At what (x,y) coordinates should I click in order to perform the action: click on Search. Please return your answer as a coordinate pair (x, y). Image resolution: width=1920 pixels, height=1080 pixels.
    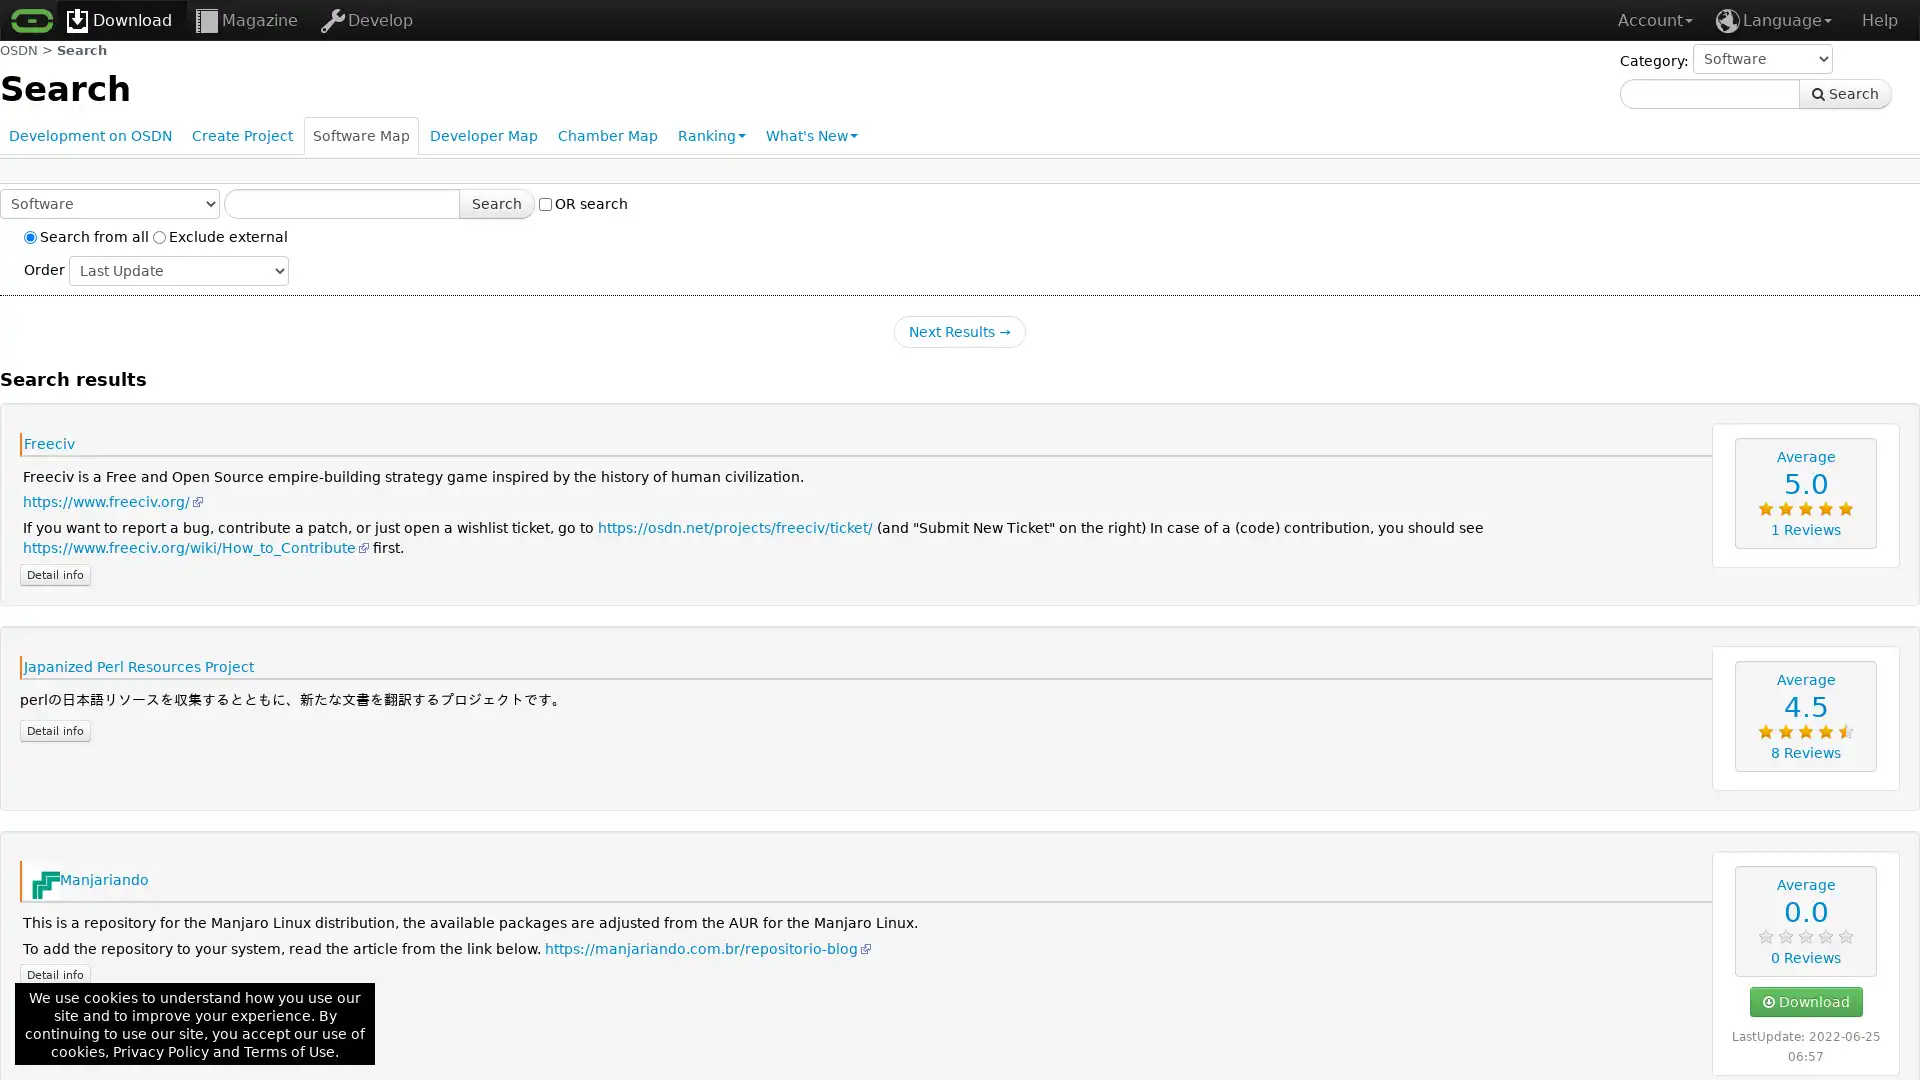
    Looking at the image, I should click on (1844, 93).